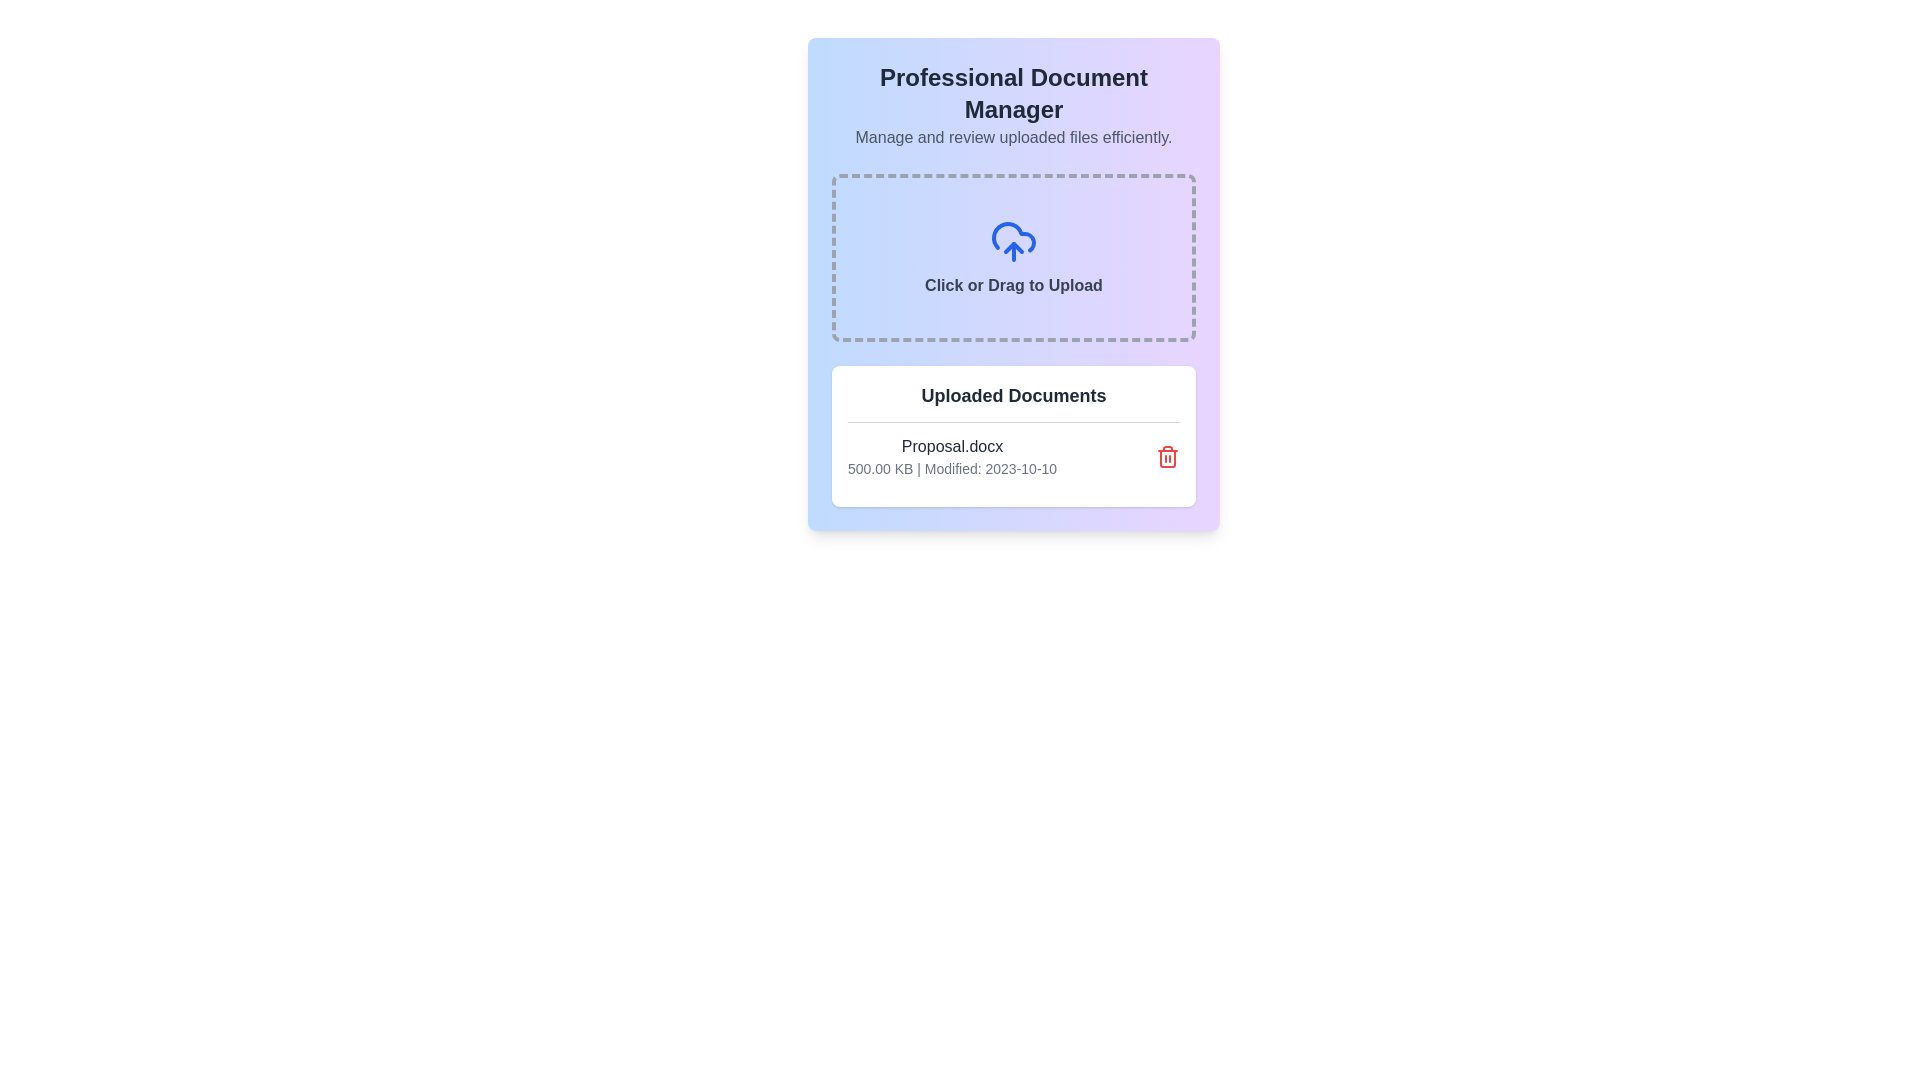 This screenshot has height=1080, width=1920. Describe the element at coordinates (1013, 456) in the screenshot. I see `the List item entry displaying the file name 'Proposal.docx' and its details in the 'Uploaded Documents' section` at that location.